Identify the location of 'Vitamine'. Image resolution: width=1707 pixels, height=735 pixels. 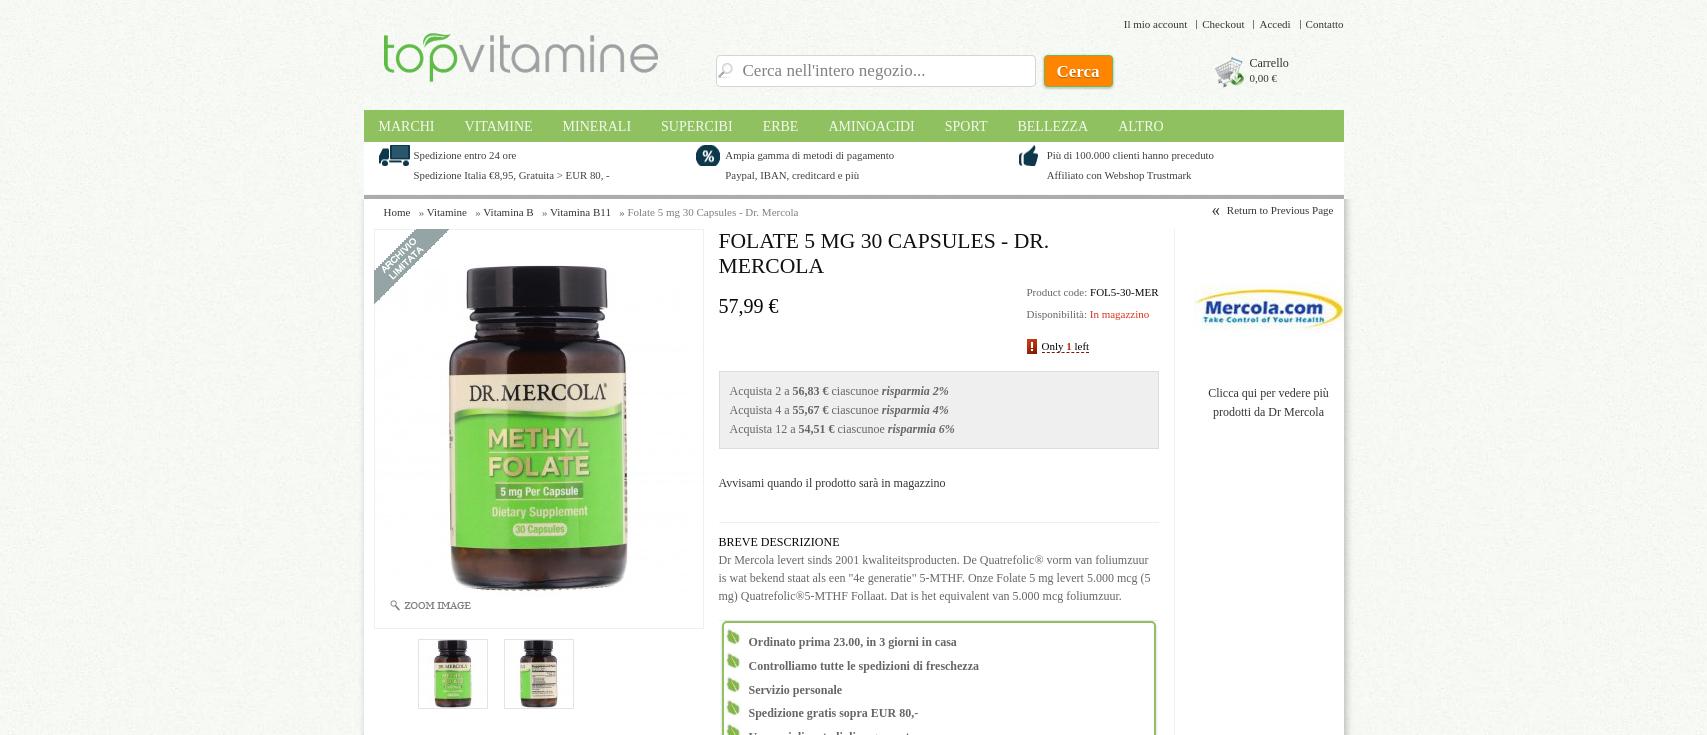
(446, 210).